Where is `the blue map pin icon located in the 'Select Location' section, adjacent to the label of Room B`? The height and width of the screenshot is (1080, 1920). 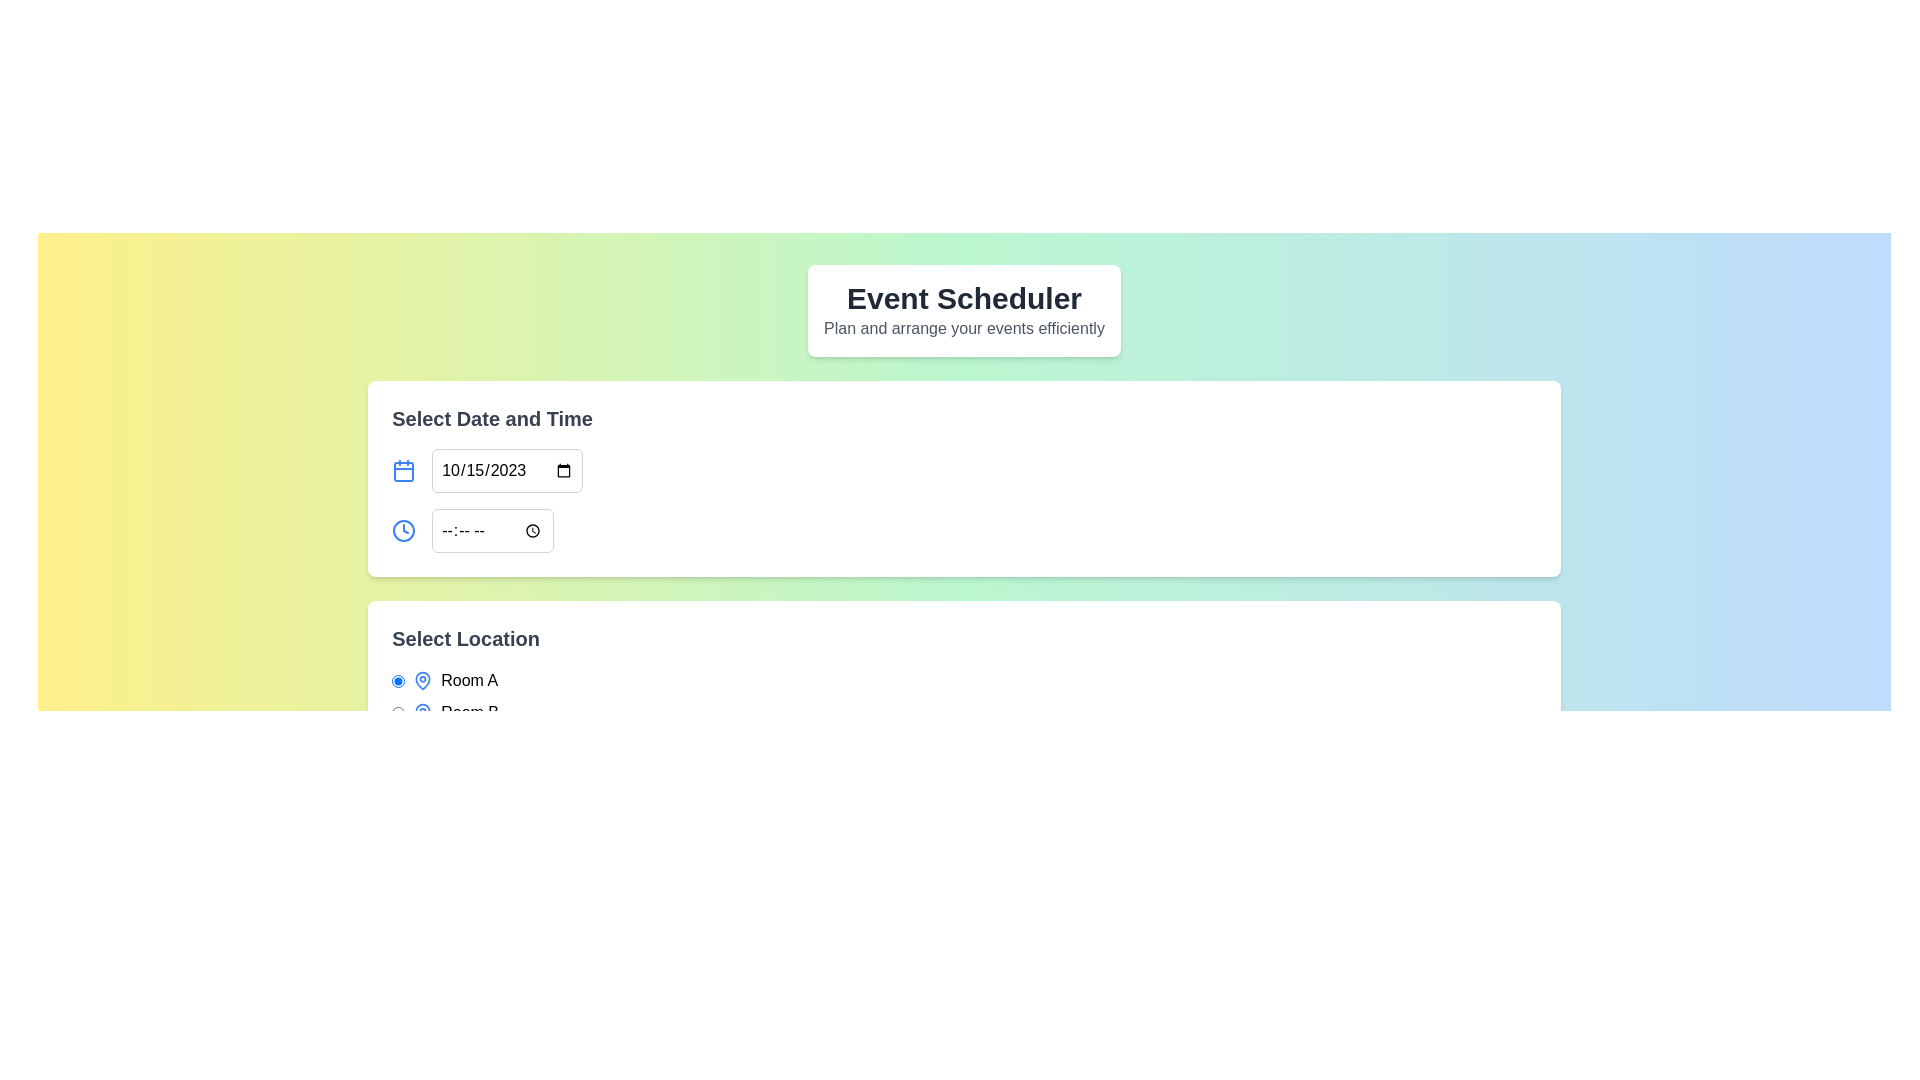
the blue map pin icon located in the 'Select Location' section, adjacent to the label of Room B is located at coordinates (422, 712).